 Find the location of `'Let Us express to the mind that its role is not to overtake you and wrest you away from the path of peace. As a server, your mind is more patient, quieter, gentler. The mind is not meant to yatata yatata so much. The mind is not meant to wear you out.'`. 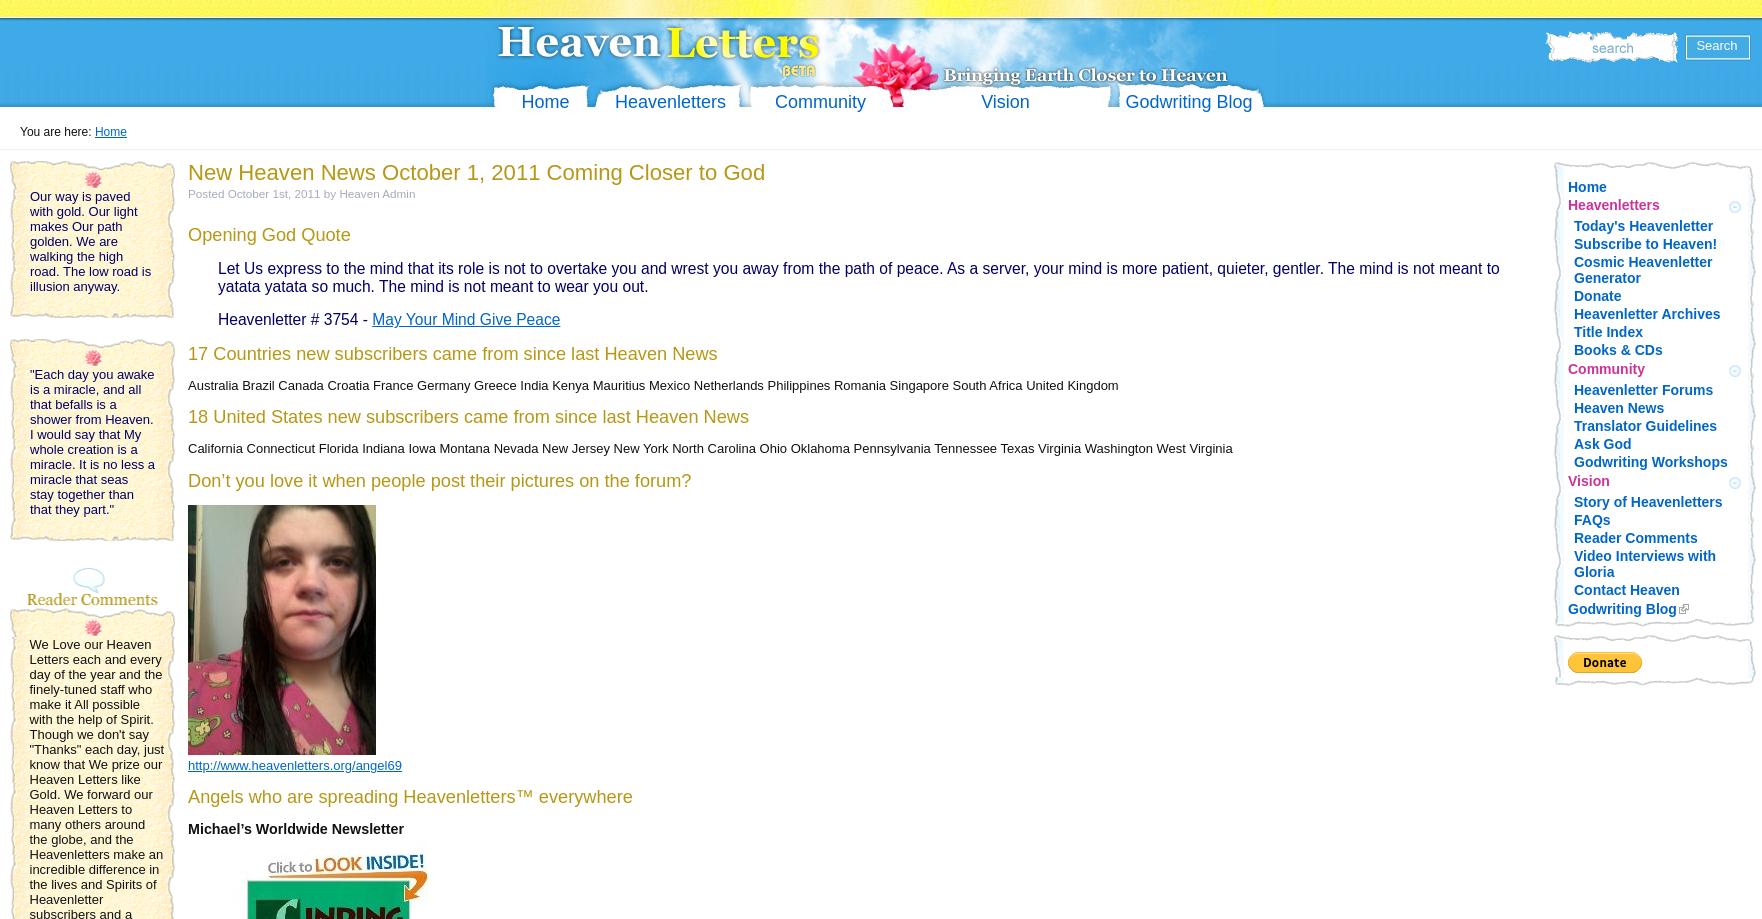

'Let Us express to the mind that its role is not to overtake you and wrest you away from the path of peace. As a server, your mind is more patient, quieter, gentler. The mind is not meant to yatata yatata so much. The mind is not meant to wear you out.' is located at coordinates (857, 276).